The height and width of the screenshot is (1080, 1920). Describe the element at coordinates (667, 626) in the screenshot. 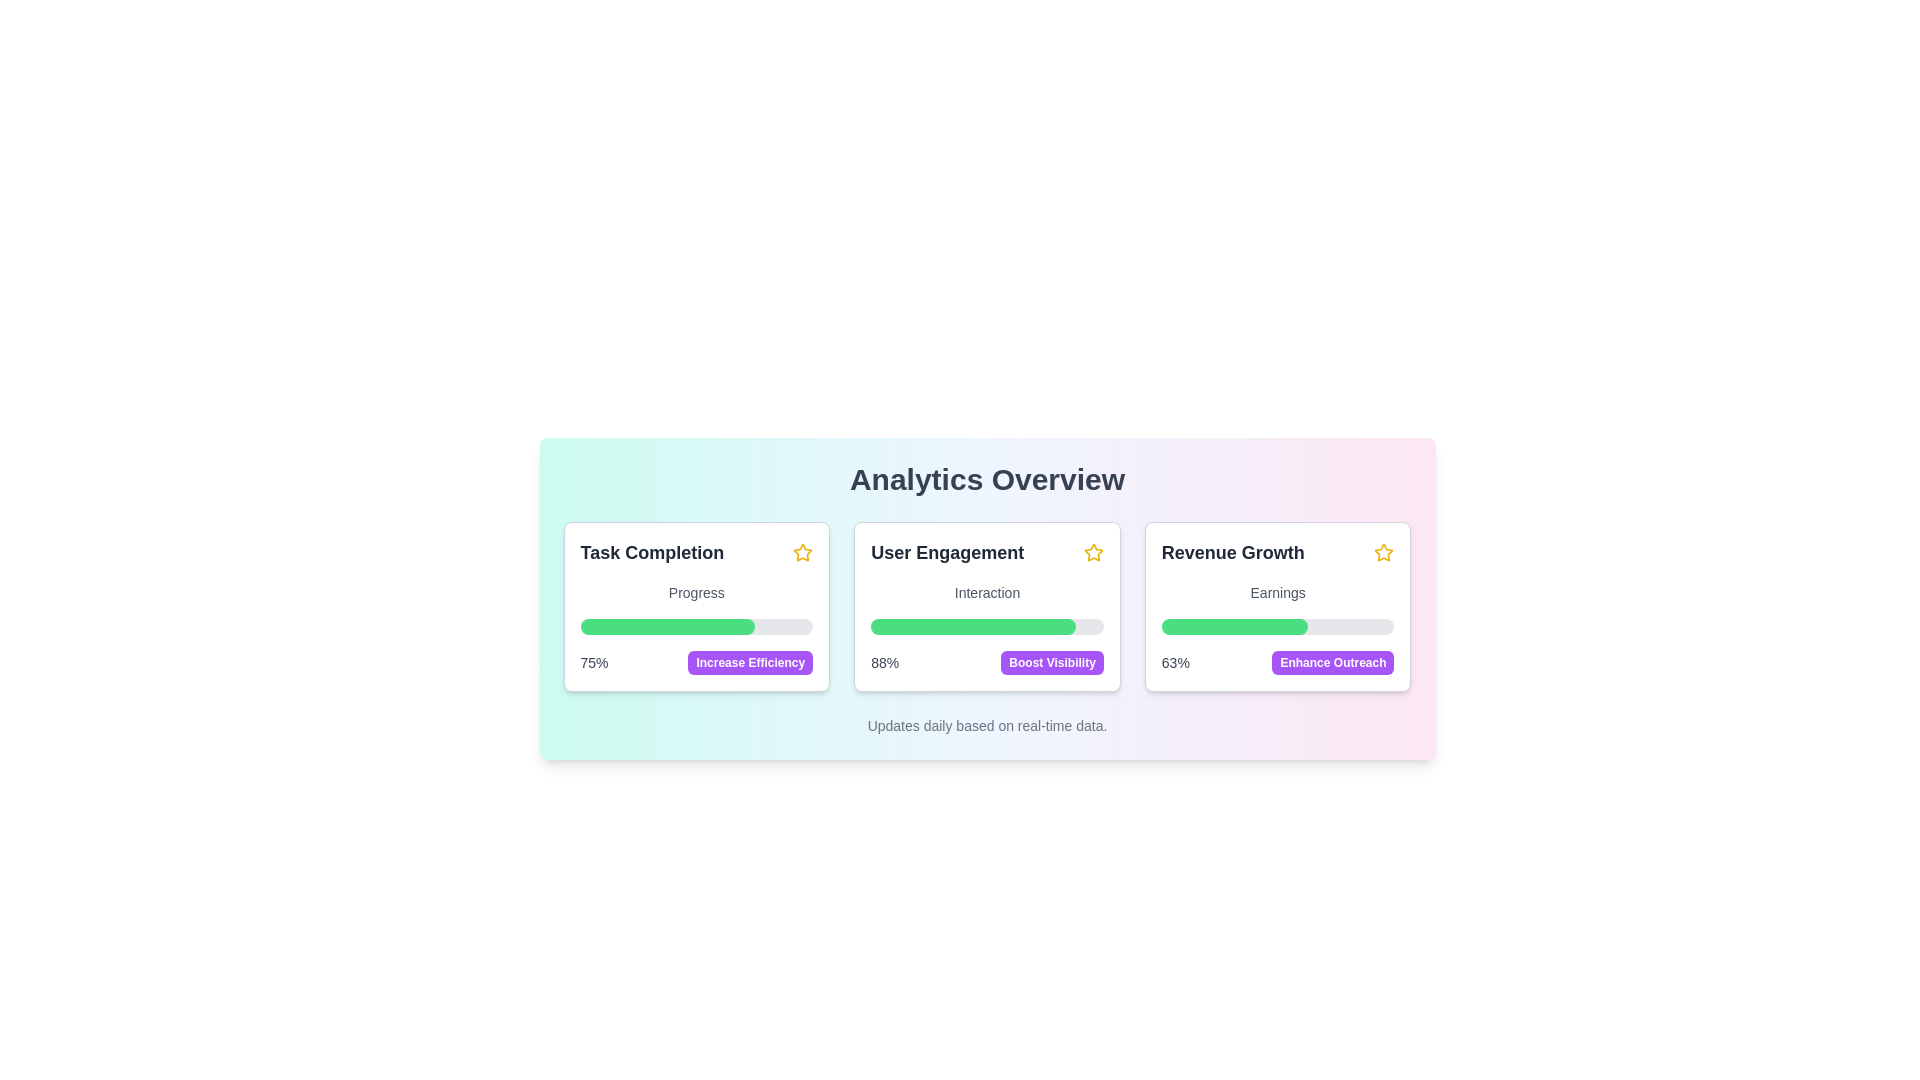

I see `the green progress bar within the 'Task Completion' card, which is styled with a bright green background and indicates 75% completion` at that location.